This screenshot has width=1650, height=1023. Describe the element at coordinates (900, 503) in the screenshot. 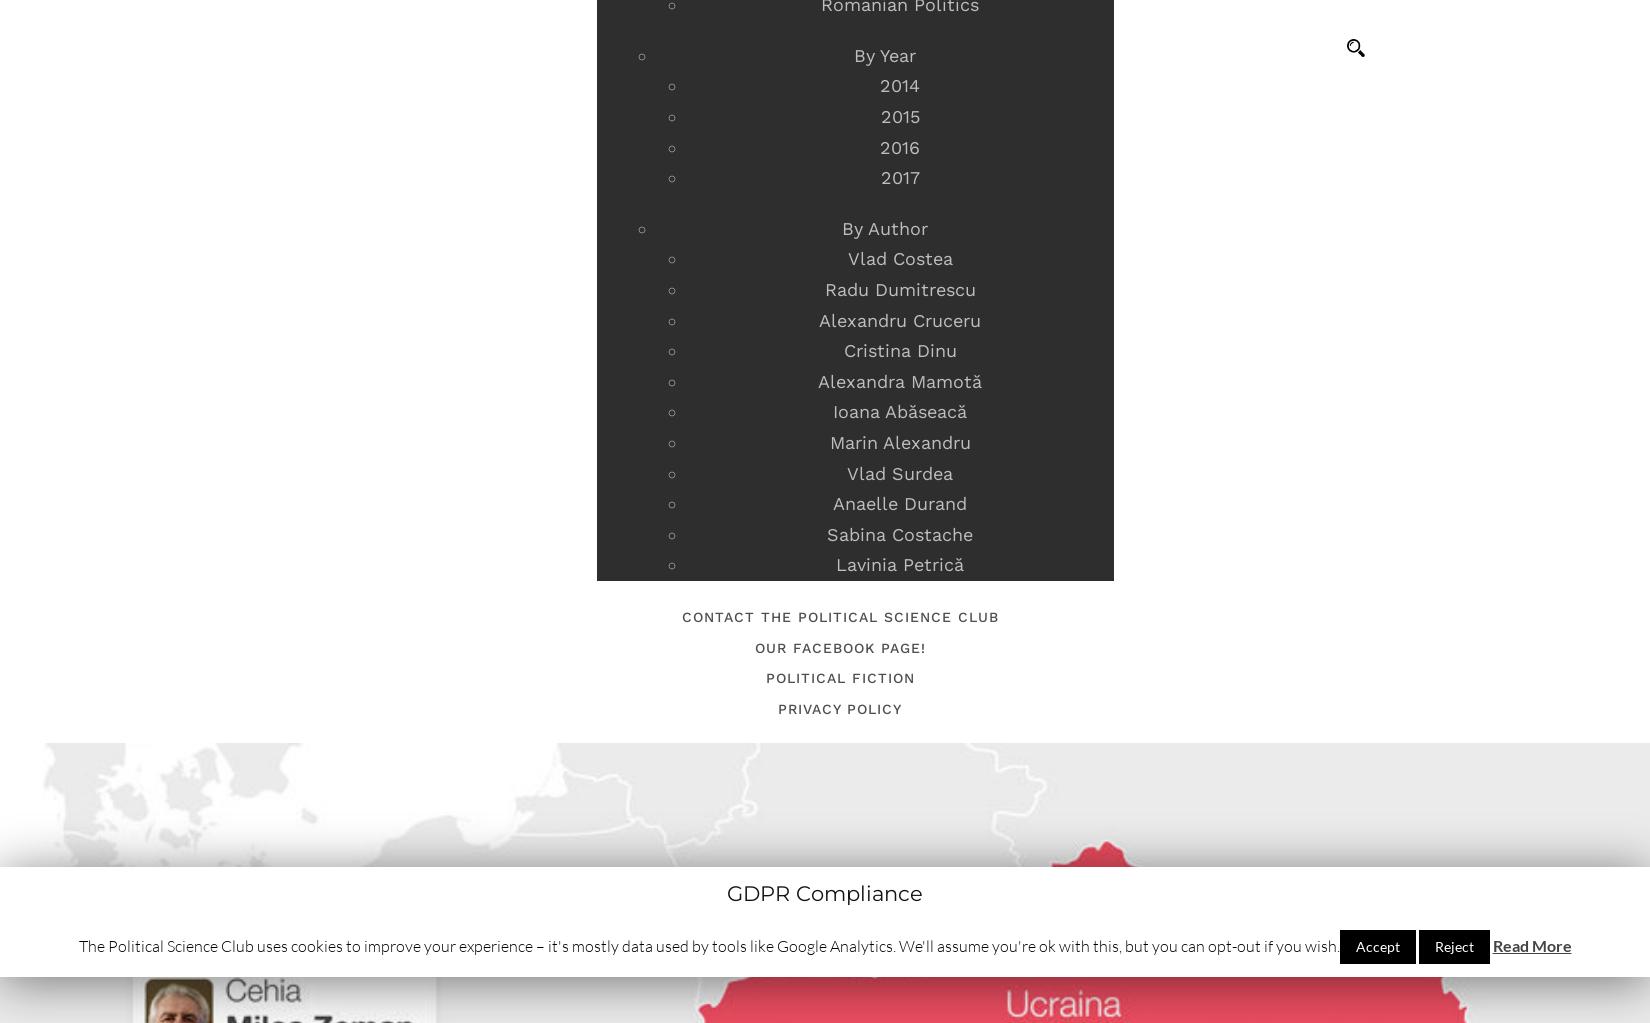

I see `'Anaelle Durand'` at that location.